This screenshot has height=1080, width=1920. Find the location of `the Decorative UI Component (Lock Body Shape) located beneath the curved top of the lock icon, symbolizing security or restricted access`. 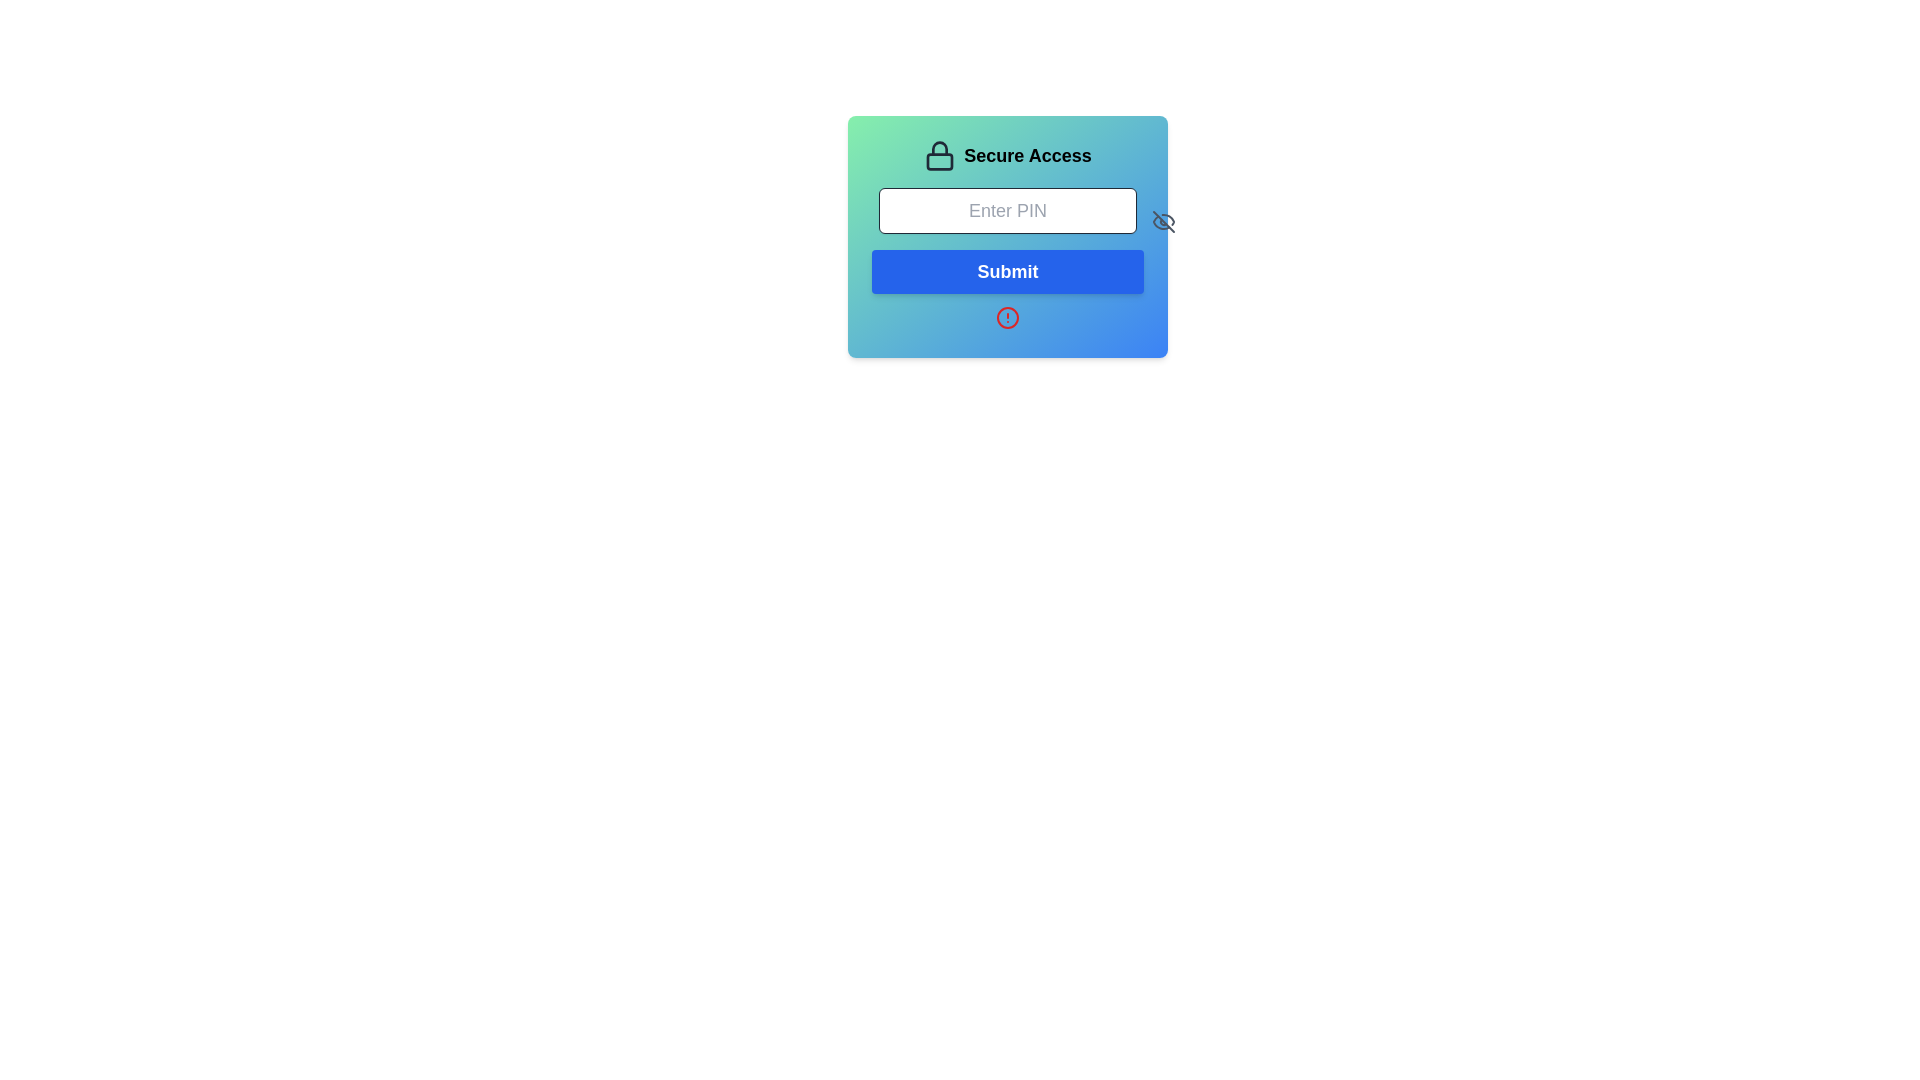

the Decorative UI Component (Lock Body Shape) located beneath the curved top of the lock icon, symbolizing security or restricted access is located at coordinates (939, 161).